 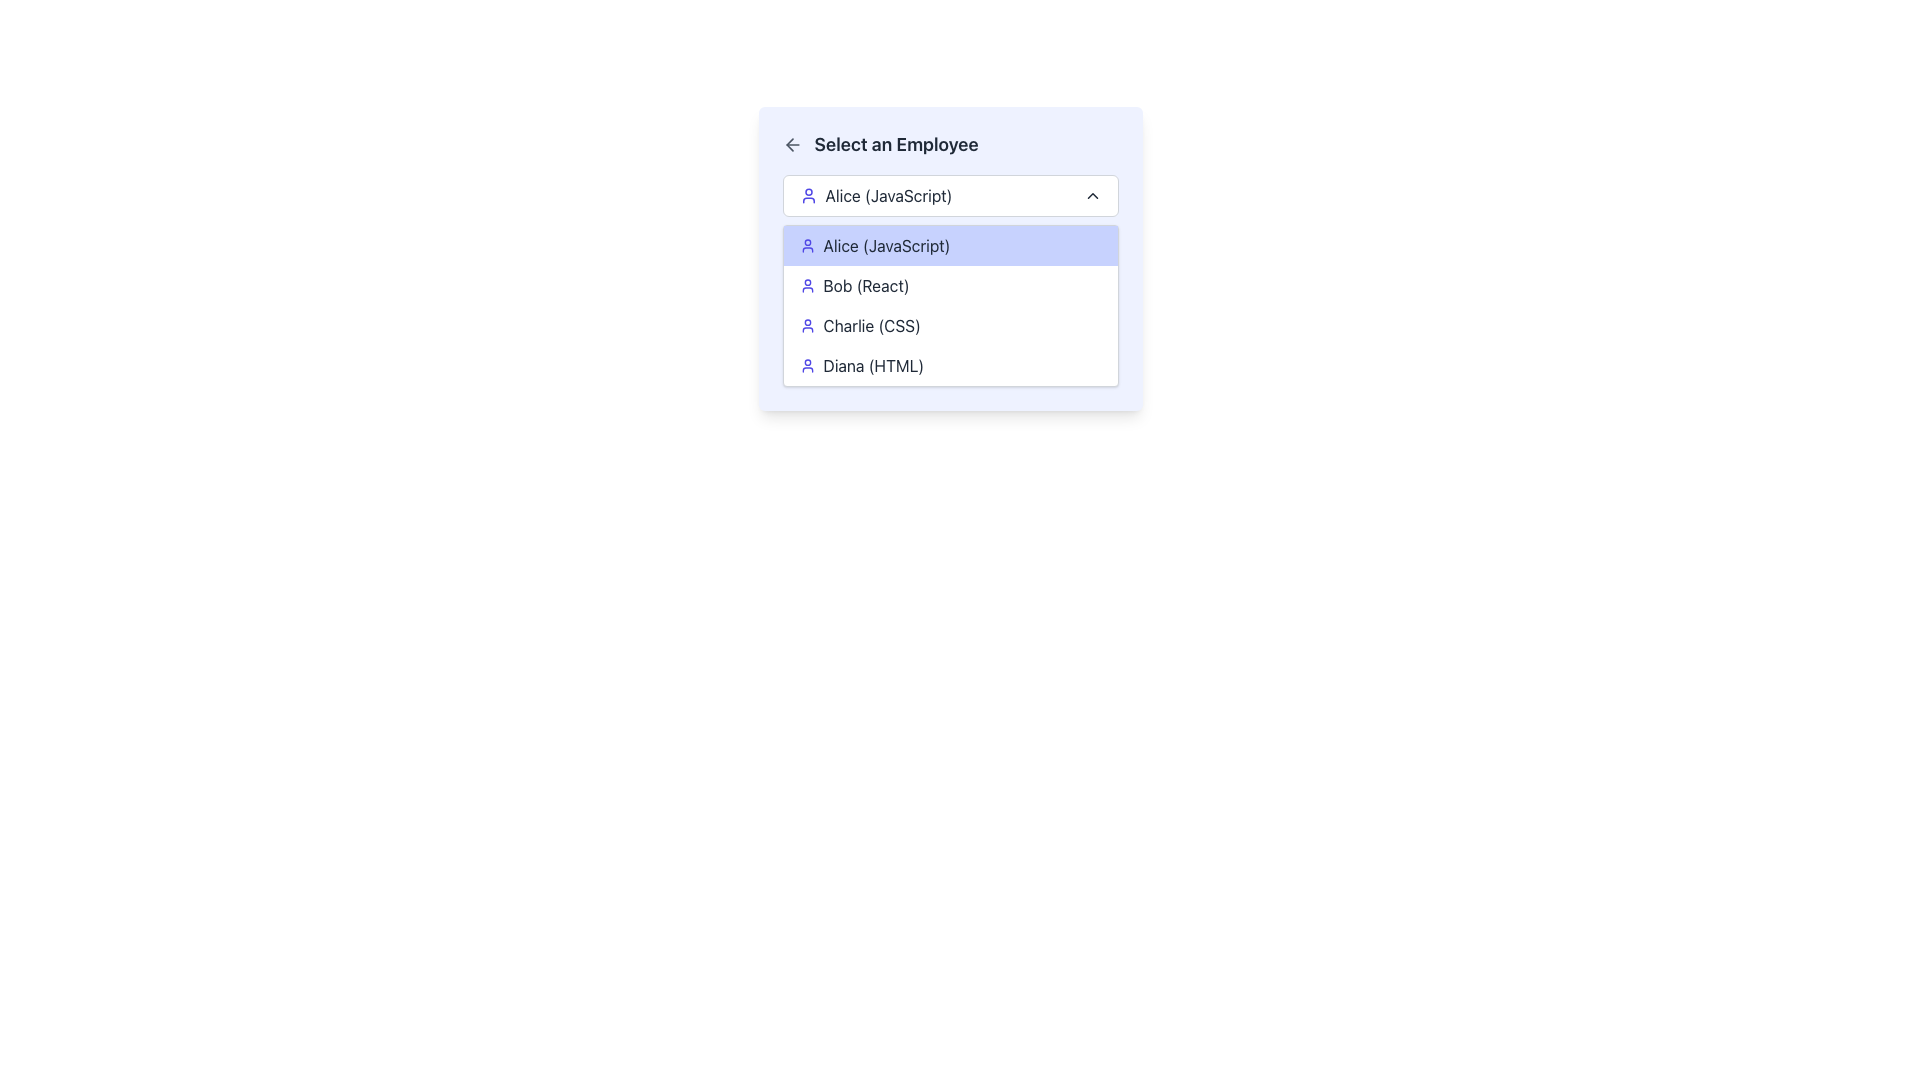 What do you see at coordinates (949, 285) in the screenshot?
I see `the list item displaying 'Bob (React)' in the dropdown menu titled 'Select an Employee'` at bounding box center [949, 285].